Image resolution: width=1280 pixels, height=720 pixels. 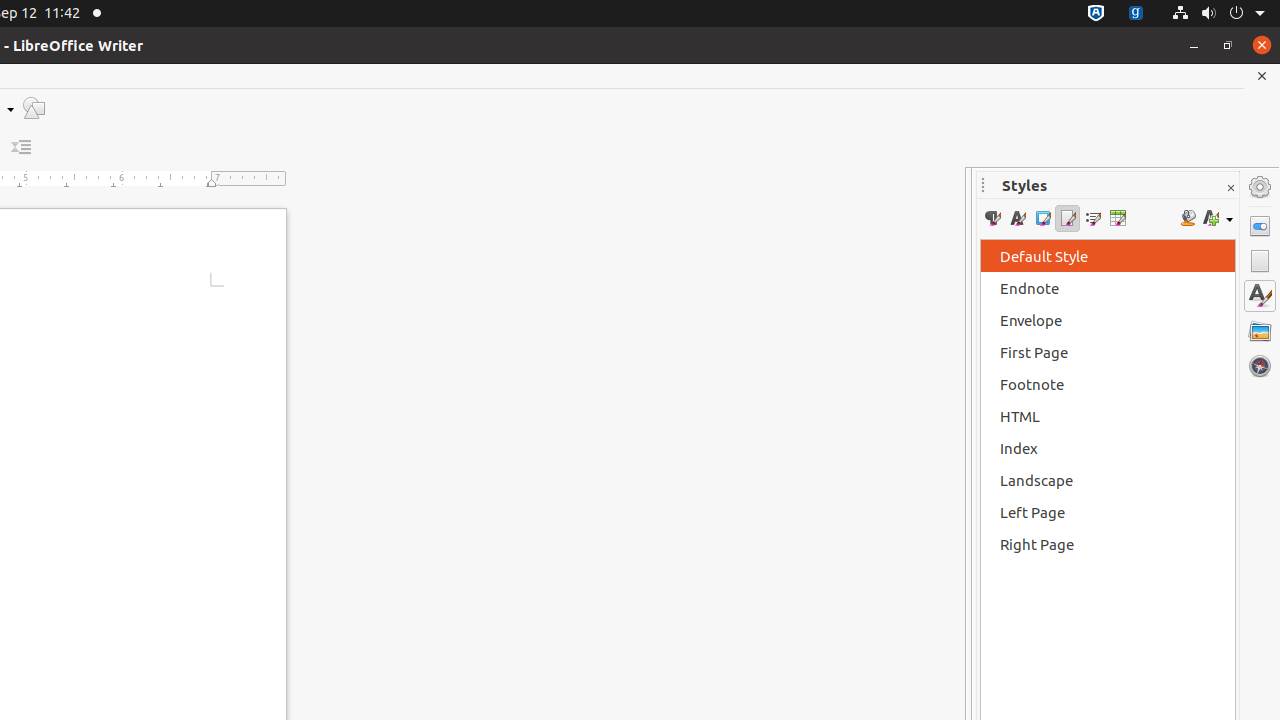 What do you see at coordinates (1259, 365) in the screenshot?
I see `'Navigator'` at bounding box center [1259, 365].